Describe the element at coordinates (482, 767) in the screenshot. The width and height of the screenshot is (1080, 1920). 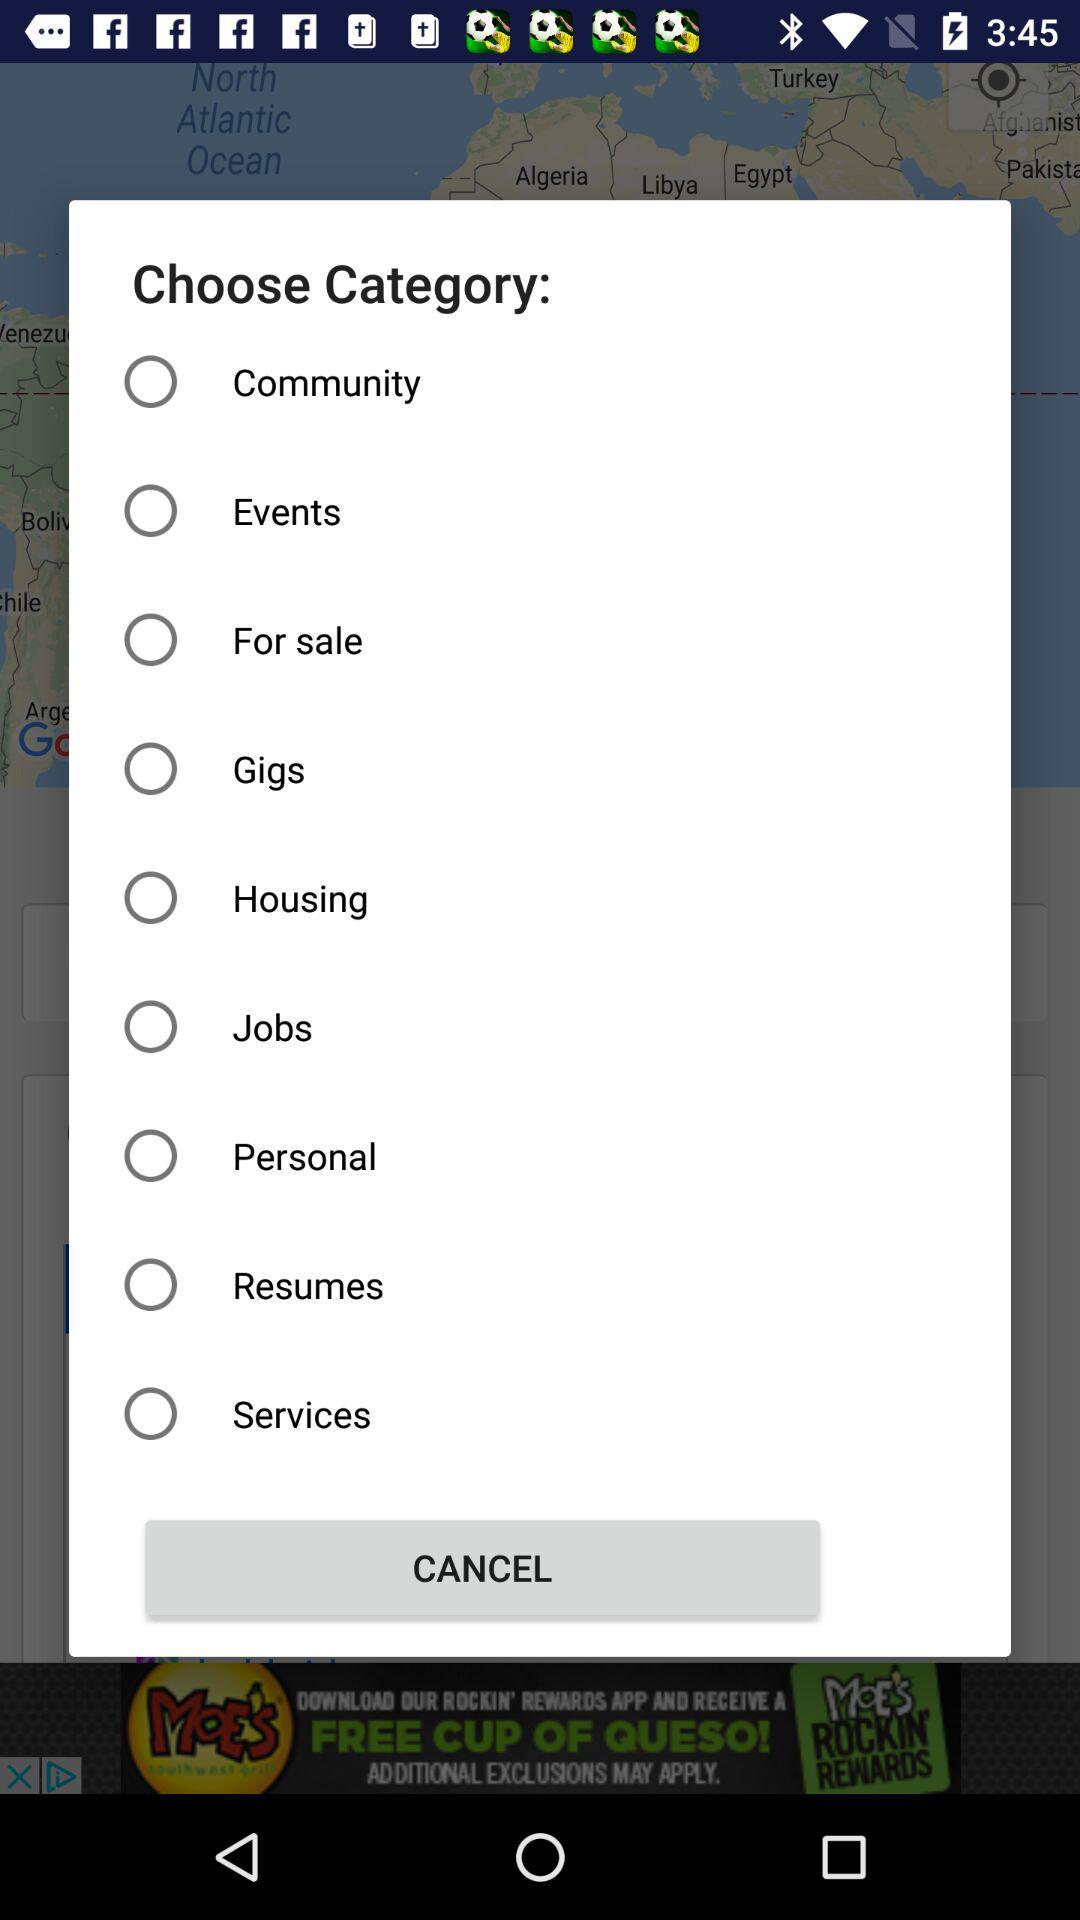
I see `the gigs icon` at that location.